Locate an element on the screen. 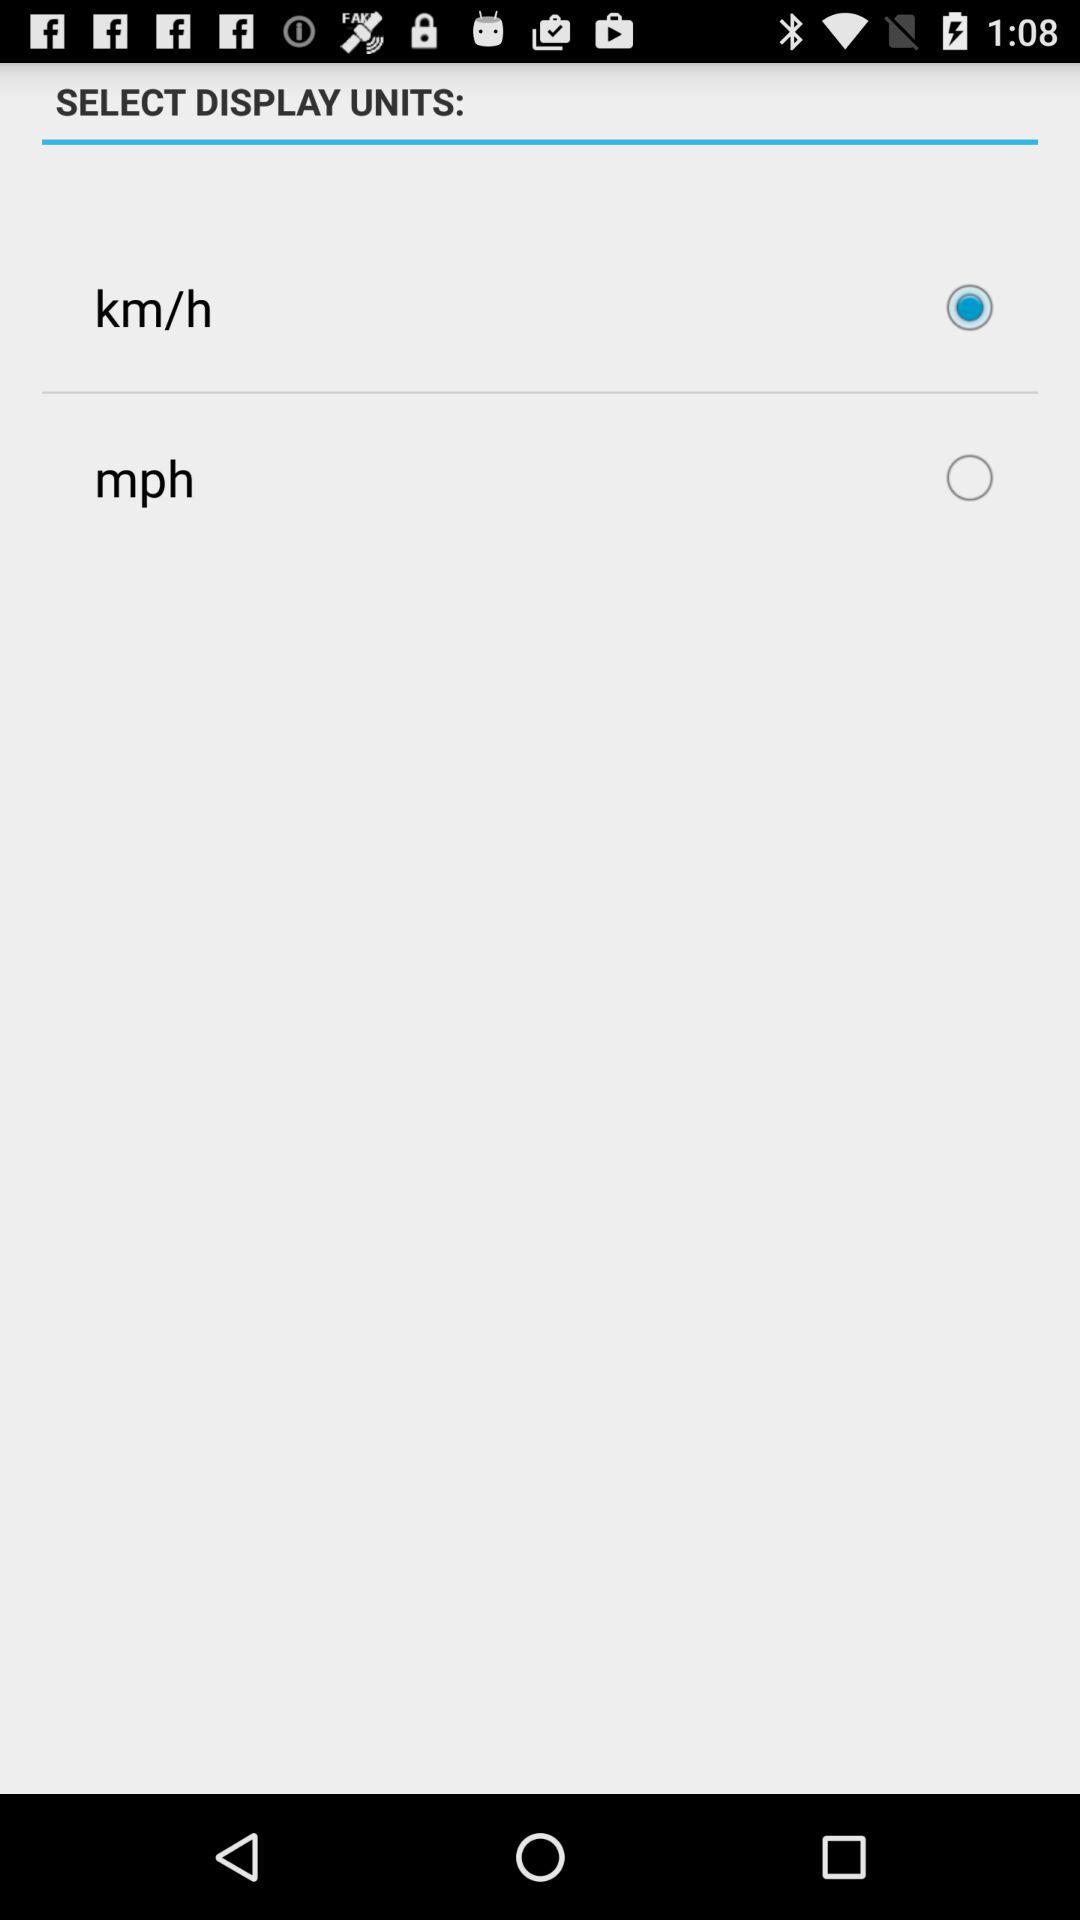  item above mph item is located at coordinates (540, 306).